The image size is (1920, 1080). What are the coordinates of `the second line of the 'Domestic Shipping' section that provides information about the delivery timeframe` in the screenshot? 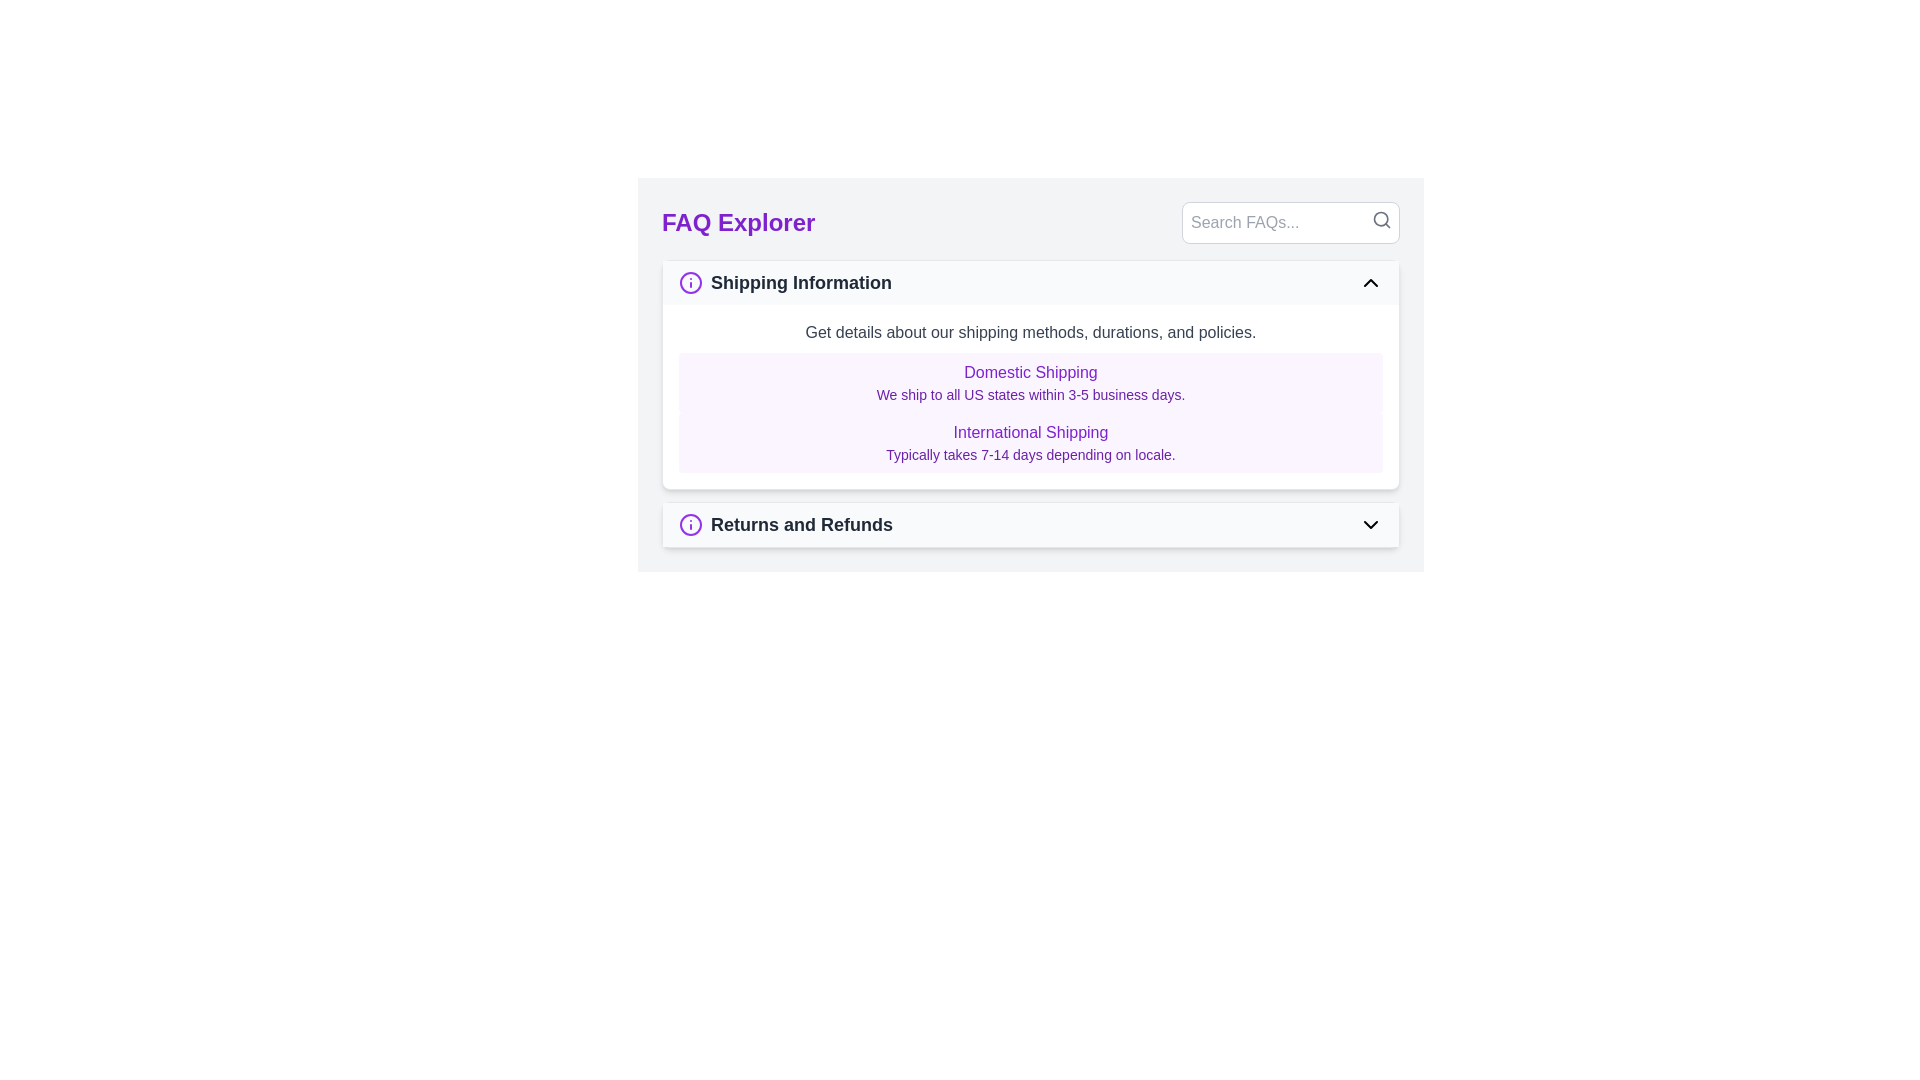 It's located at (1031, 394).